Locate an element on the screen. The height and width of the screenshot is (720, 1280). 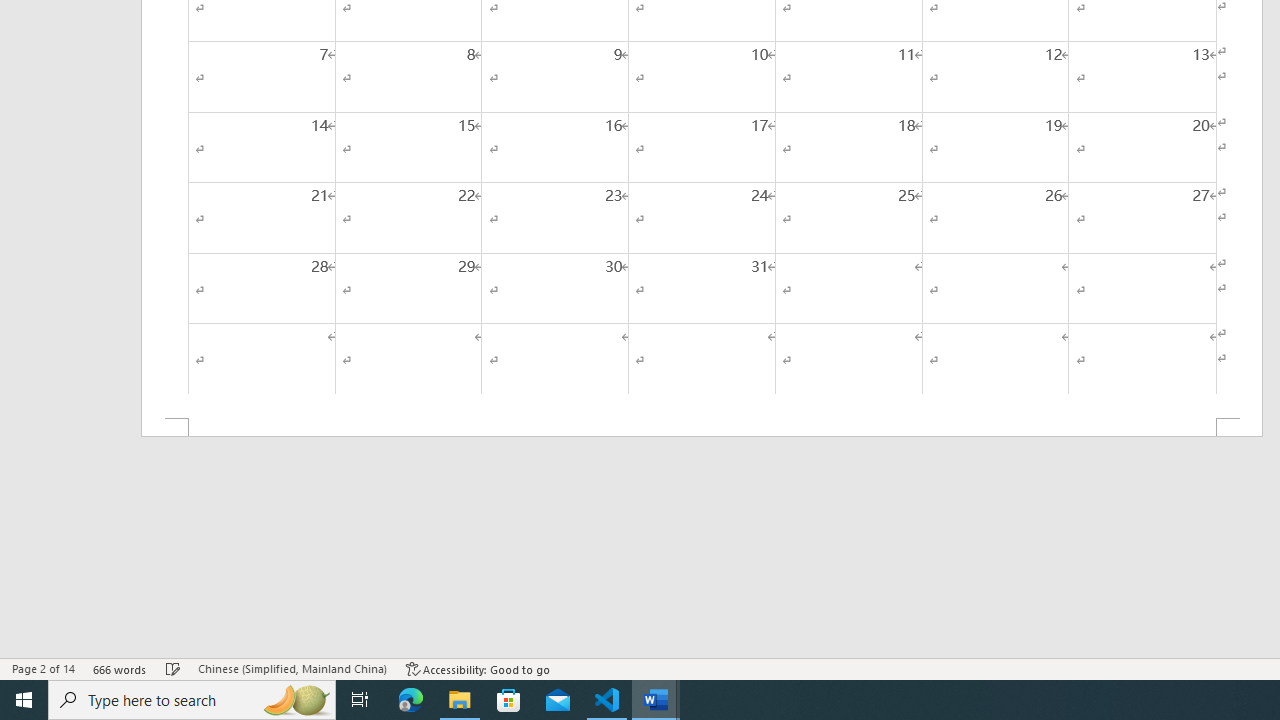
'Word - 2 running windows' is located at coordinates (656, 698).